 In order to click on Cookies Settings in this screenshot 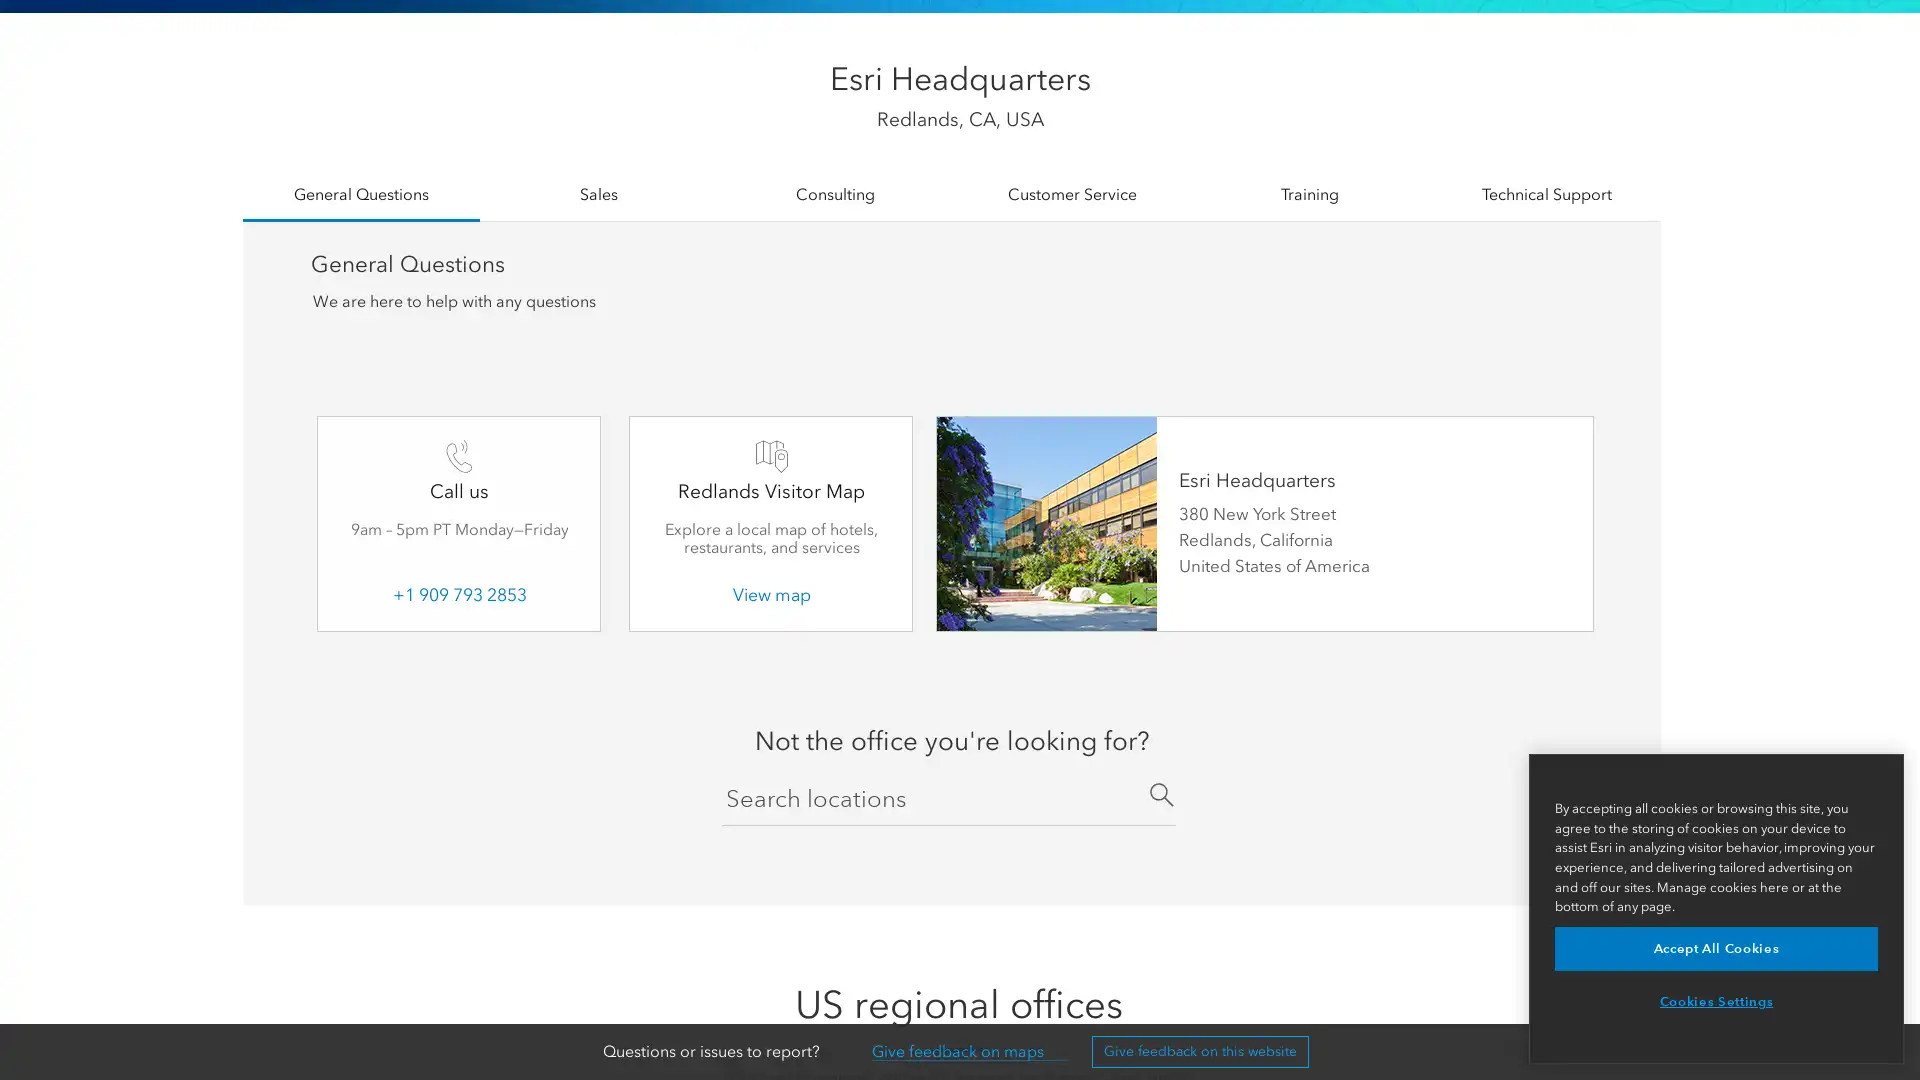, I will do `click(1715, 1002)`.